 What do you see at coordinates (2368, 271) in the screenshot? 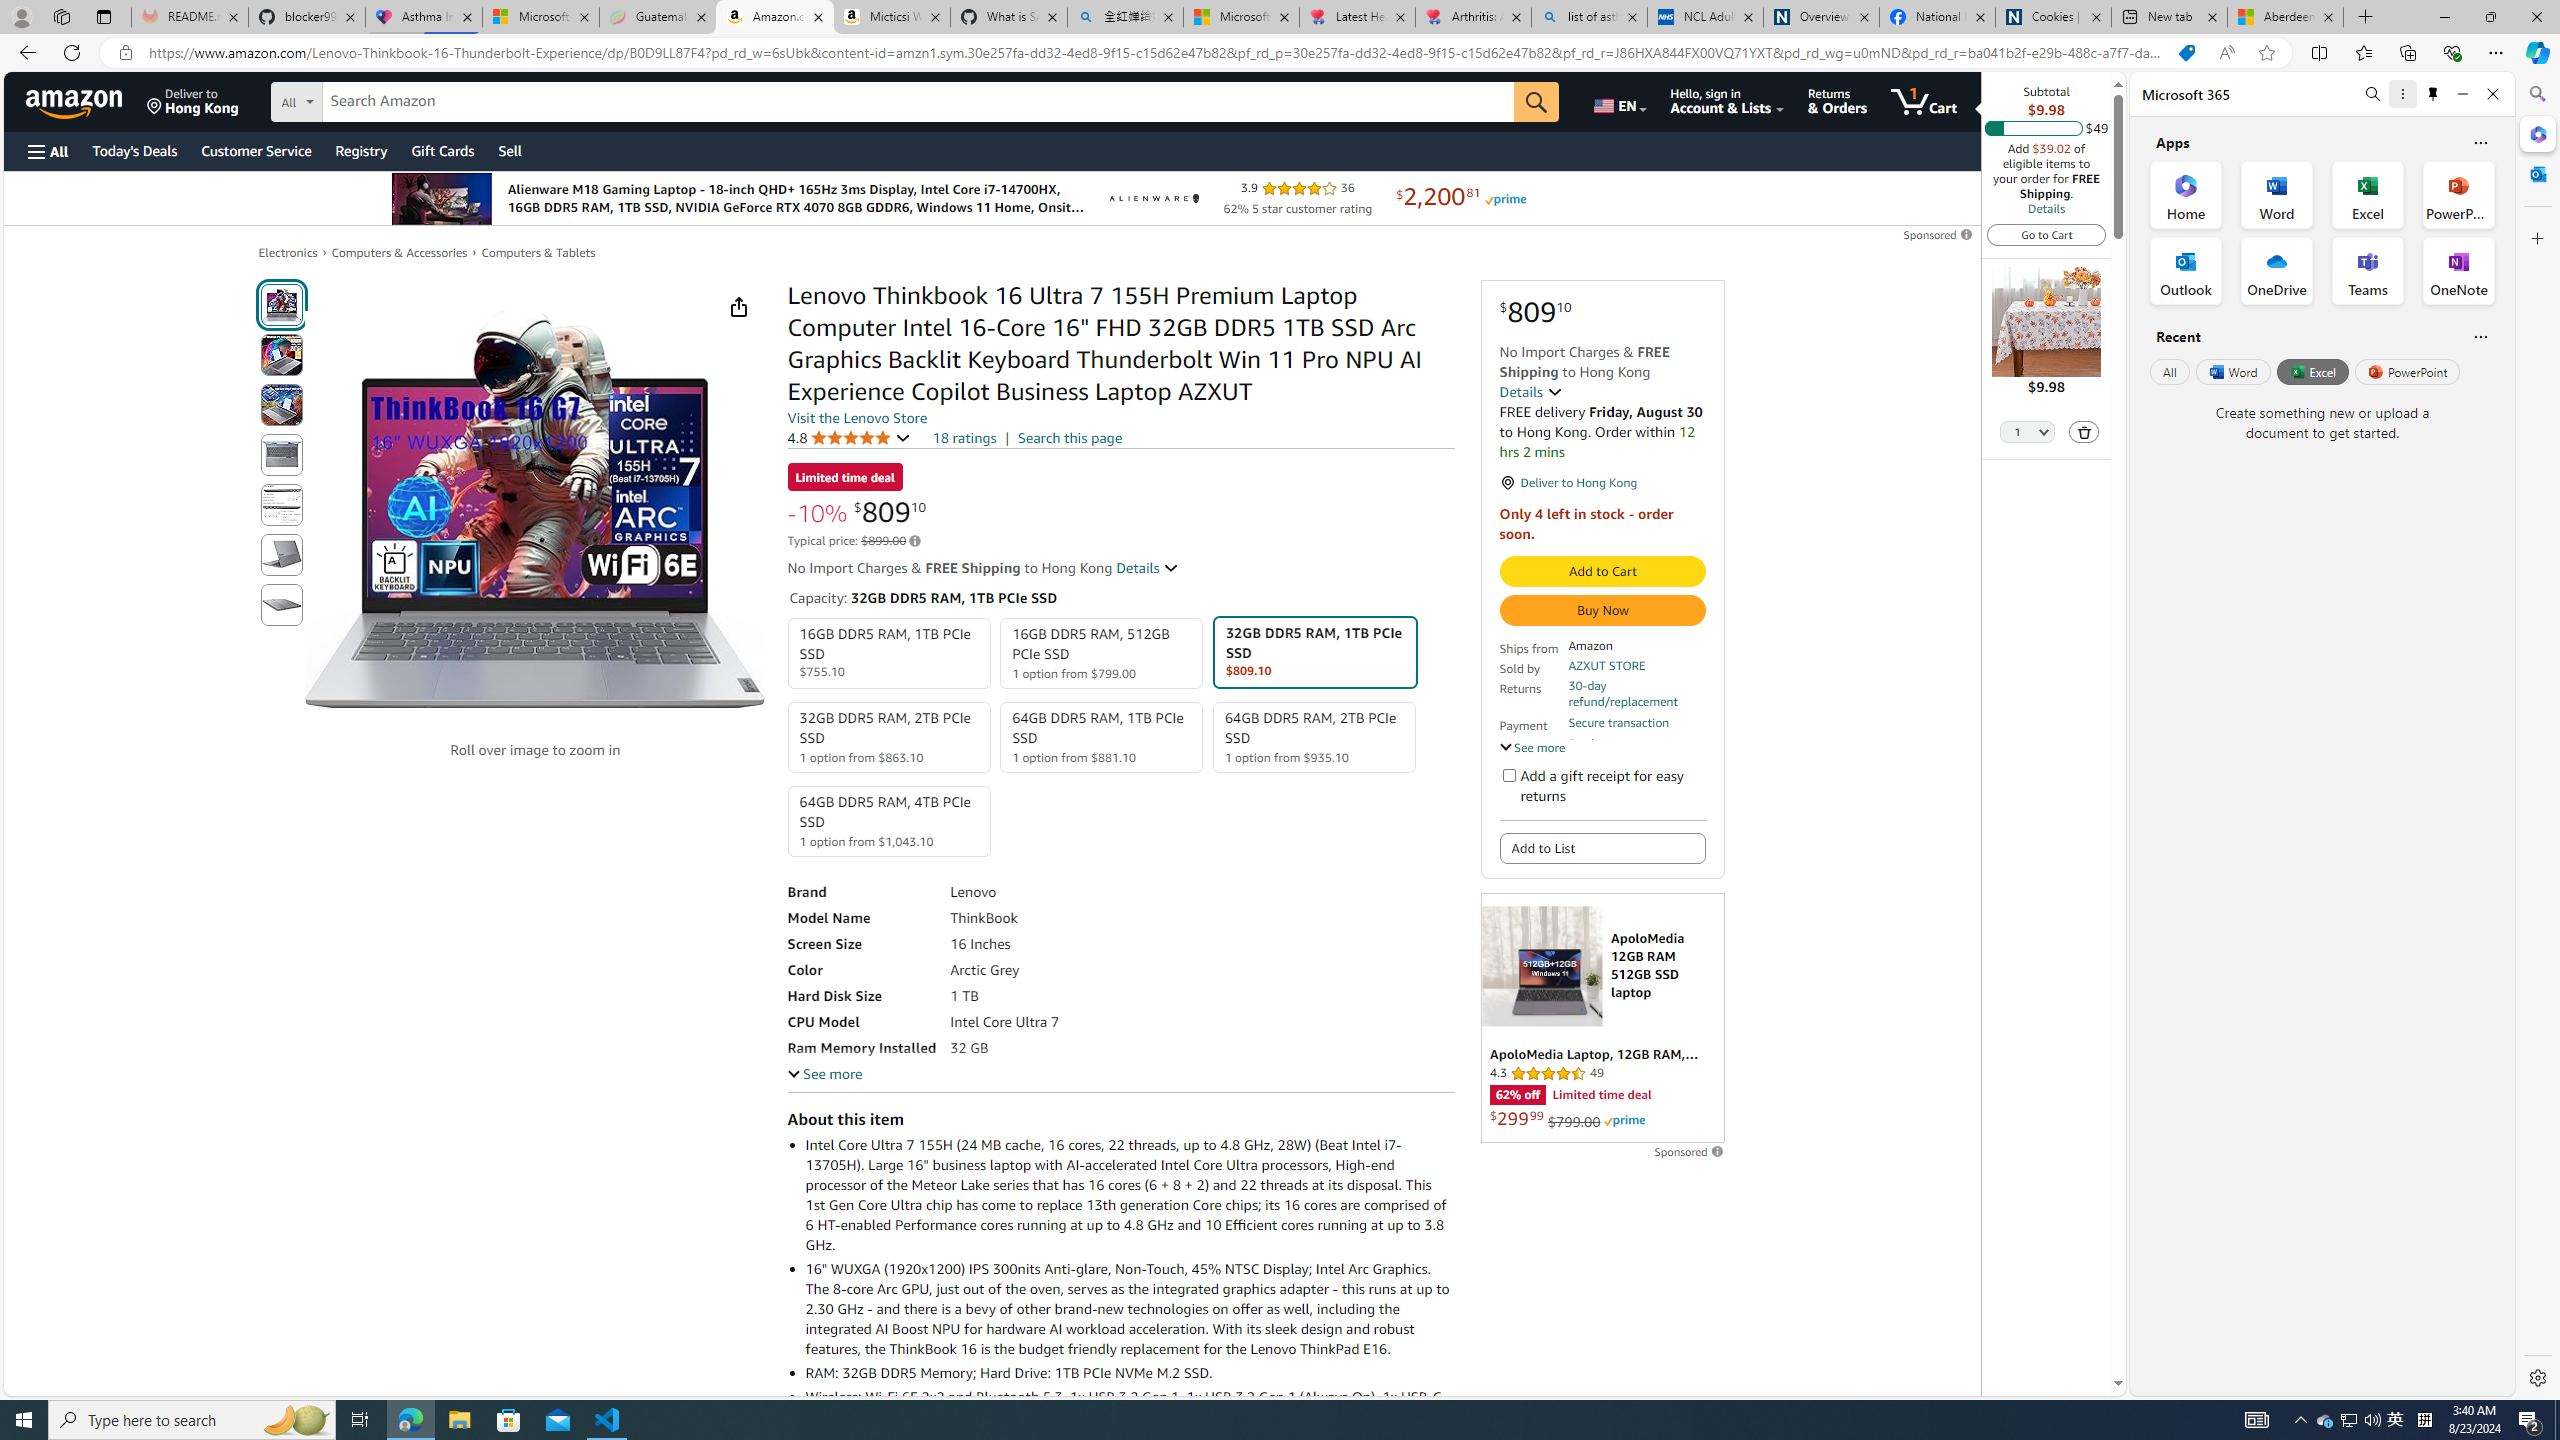
I see `'Teams Office App'` at bounding box center [2368, 271].